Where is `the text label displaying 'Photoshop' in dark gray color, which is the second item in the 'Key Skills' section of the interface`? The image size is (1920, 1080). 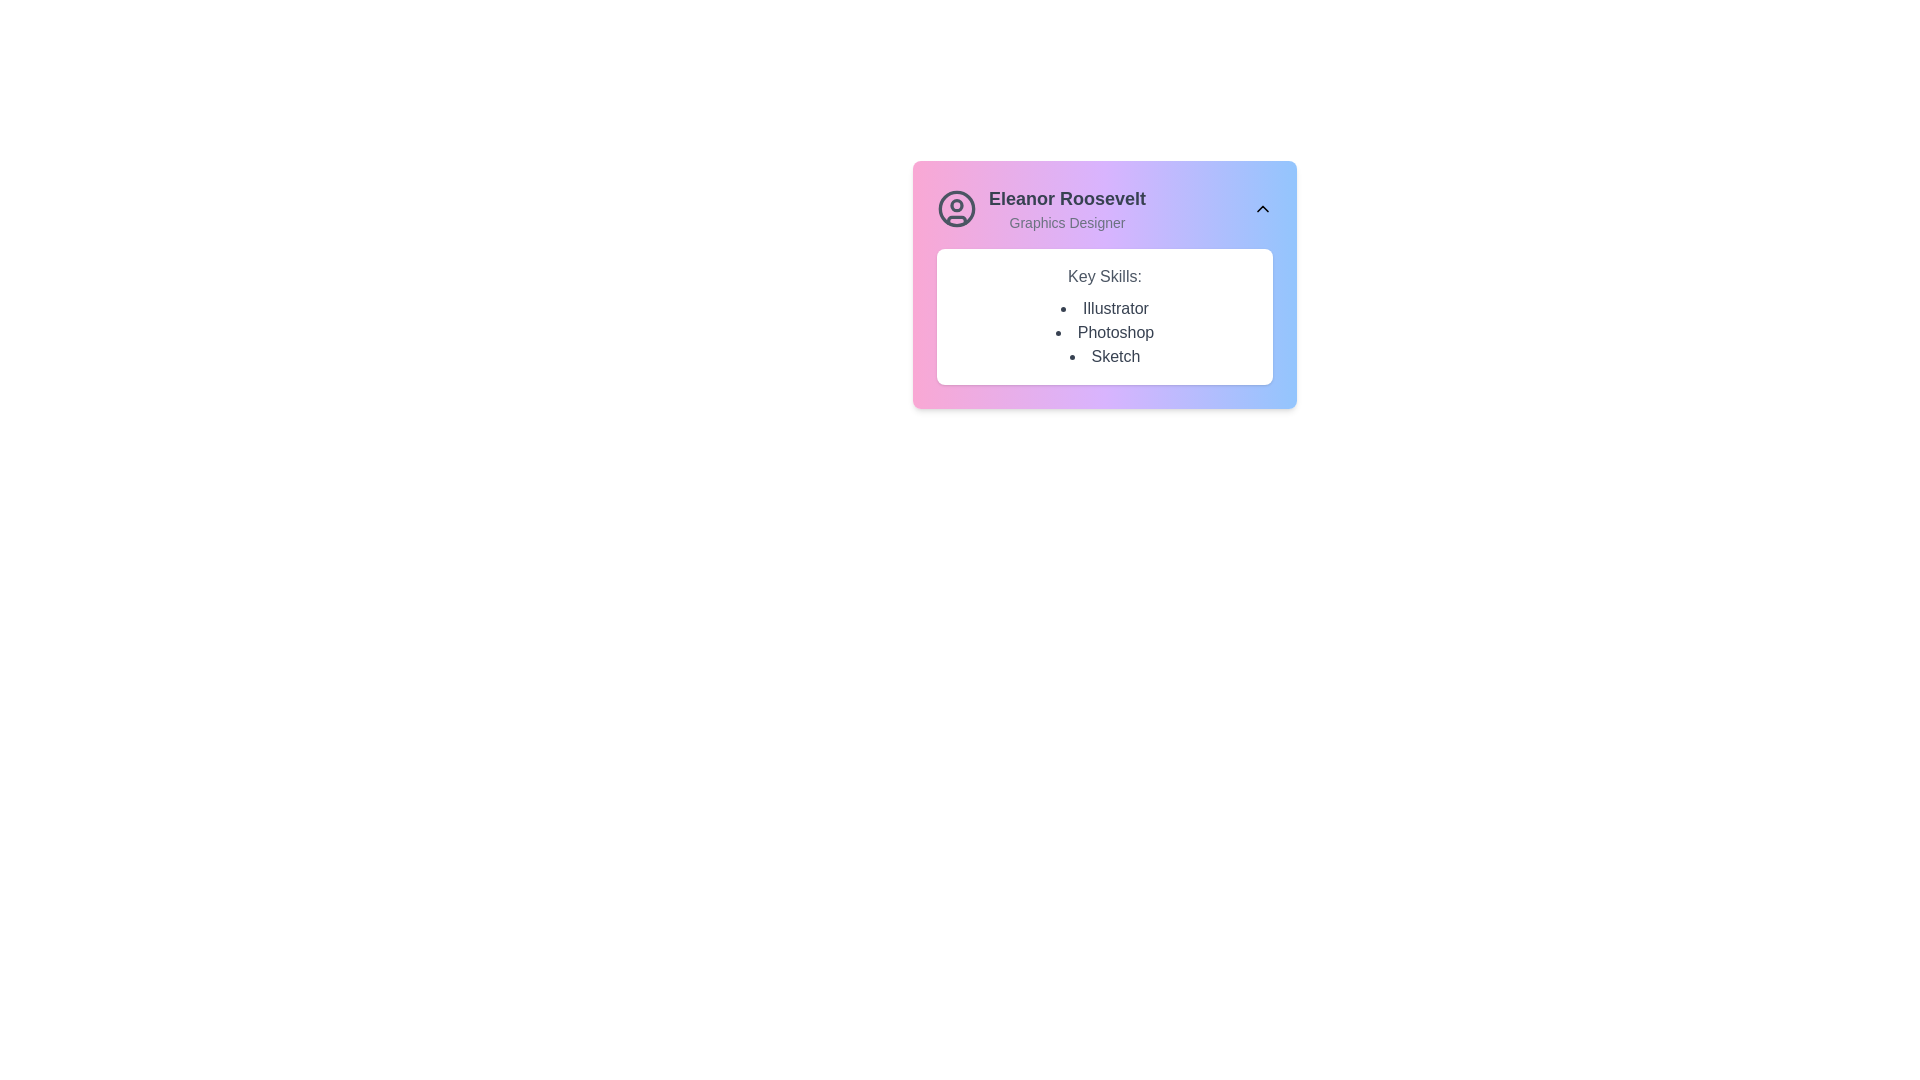 the text label displaying 'Photoshop' in dark gray color, which is the second item in the 'Key Skills' section of the interface is located at coordinates (1103, 331).